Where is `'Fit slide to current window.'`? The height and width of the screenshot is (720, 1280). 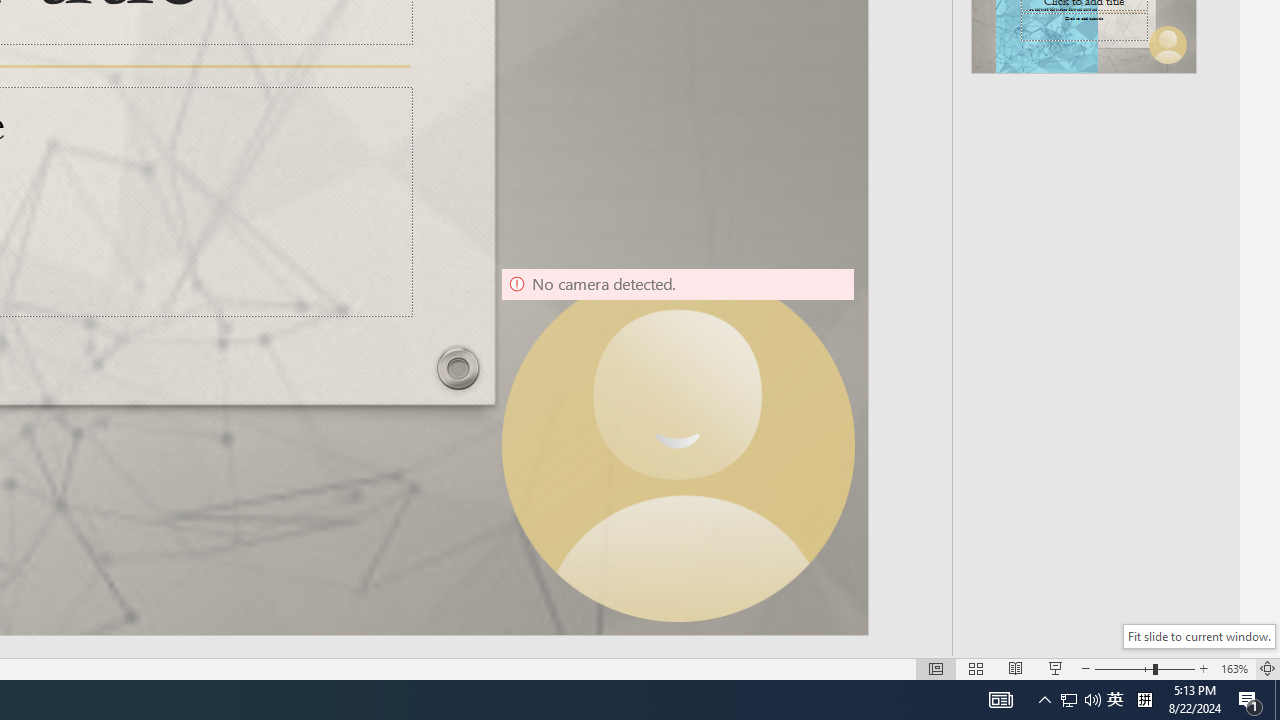 'Fit slide to current window.' is located at coordinates (1199, 636).